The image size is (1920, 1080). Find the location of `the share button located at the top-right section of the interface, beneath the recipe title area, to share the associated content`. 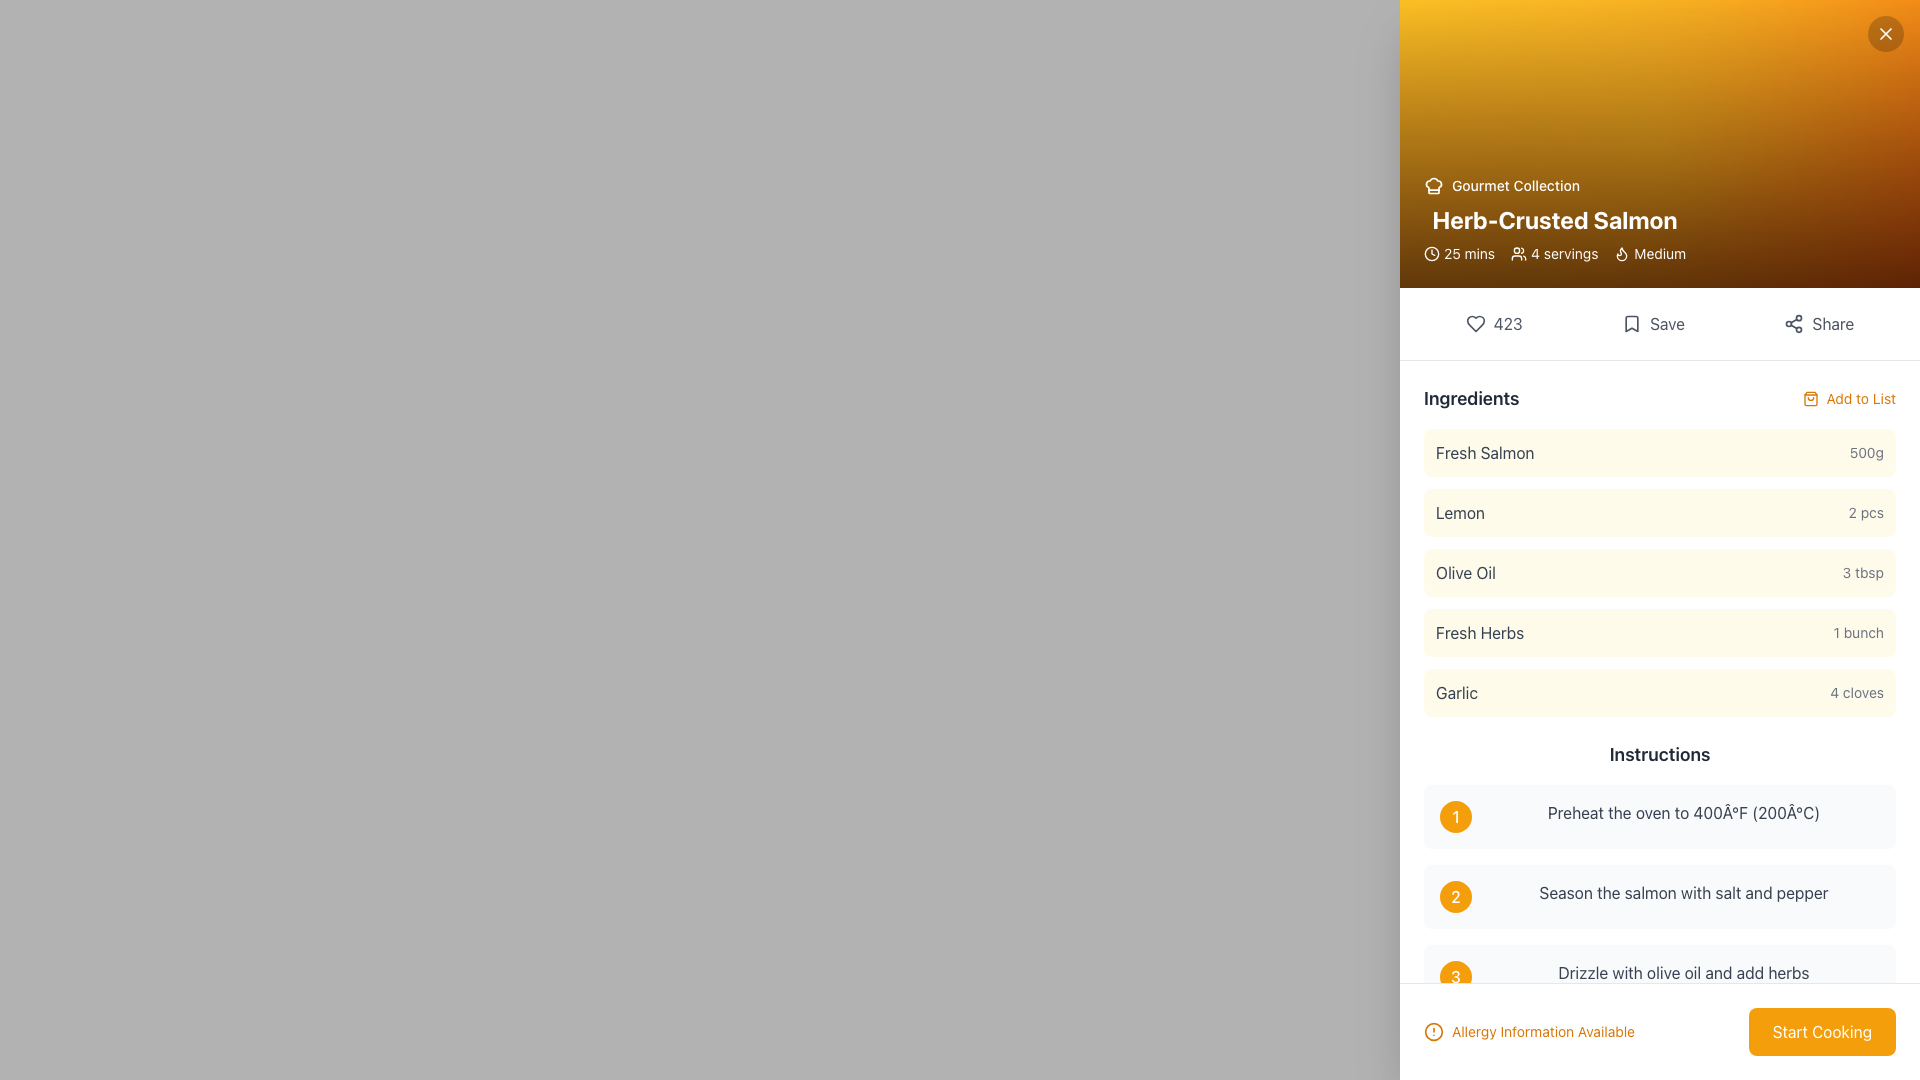

the share button located at the top-right section of the interface, beneath the recipe title area, to share the associated content is located at coordinates (1819, 323).